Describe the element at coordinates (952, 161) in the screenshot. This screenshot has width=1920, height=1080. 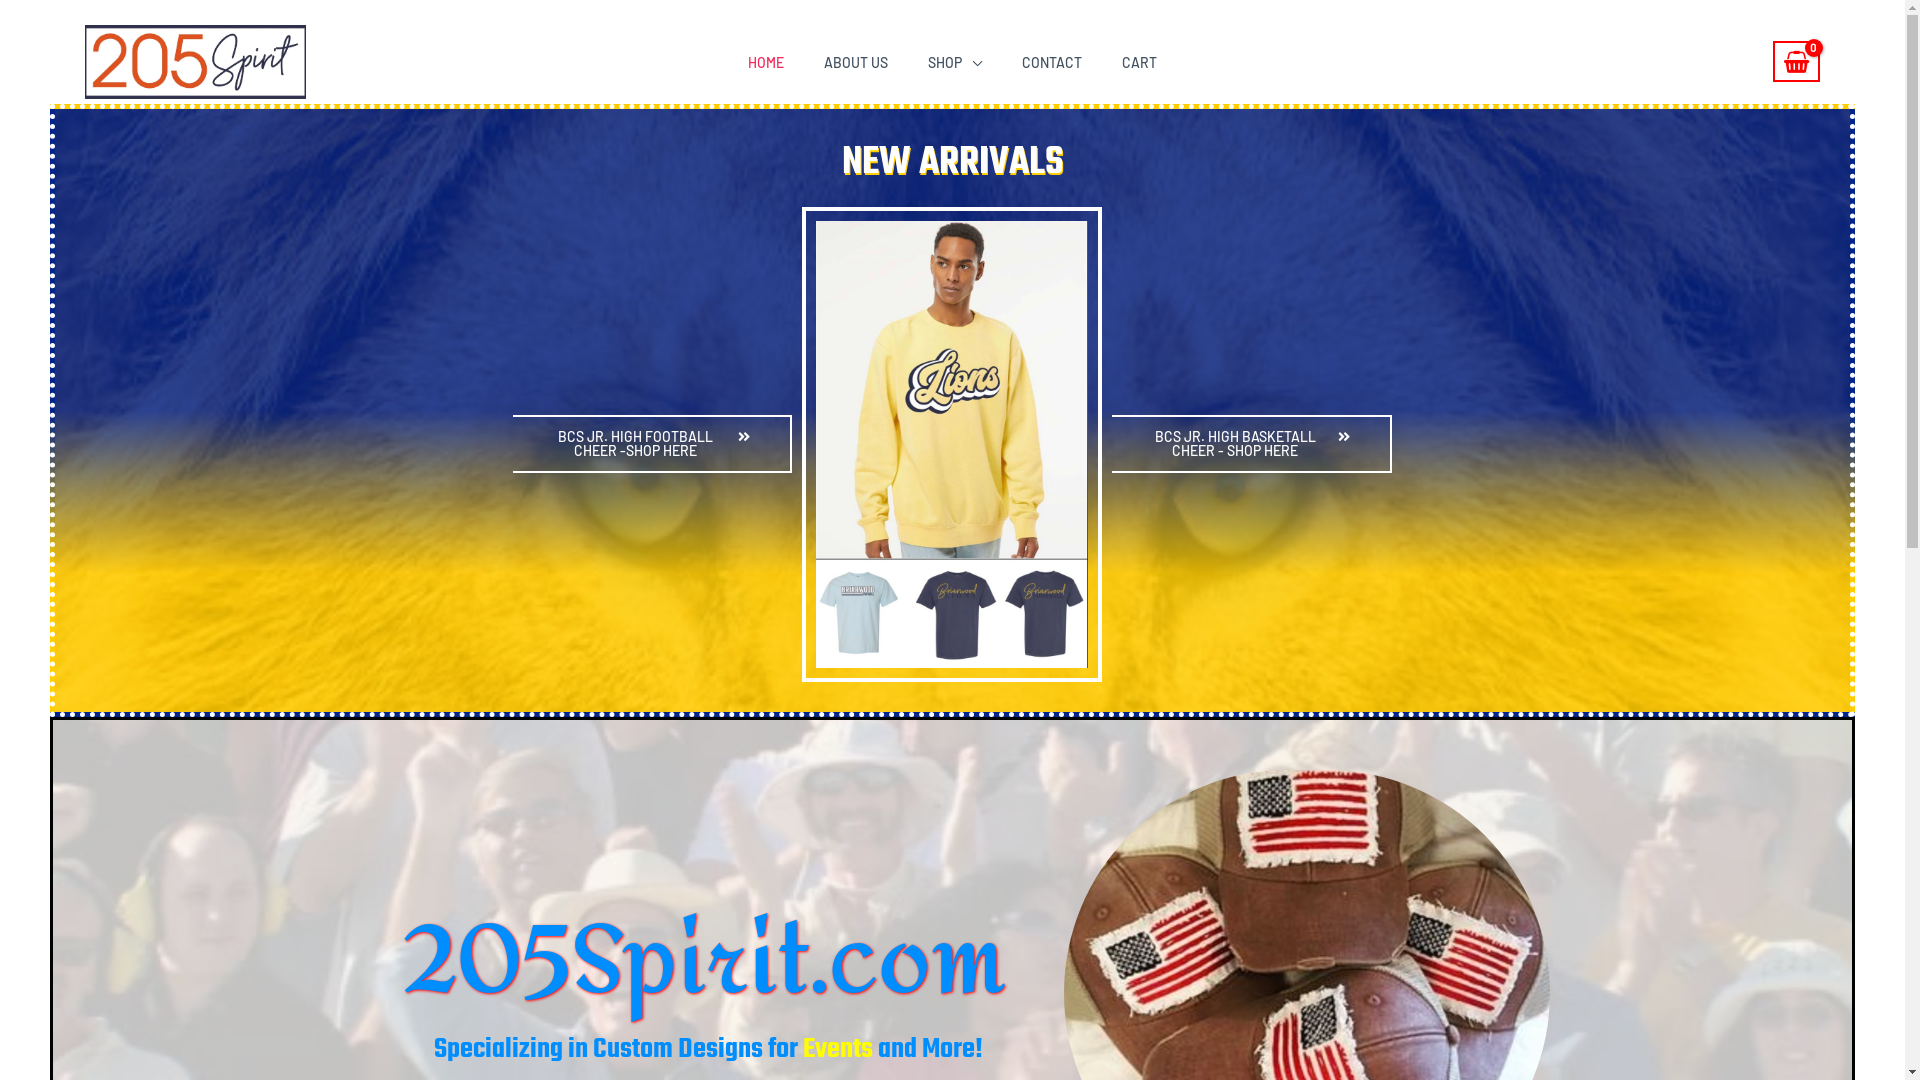
I see `'NEW ARRIVALS'` at that location.